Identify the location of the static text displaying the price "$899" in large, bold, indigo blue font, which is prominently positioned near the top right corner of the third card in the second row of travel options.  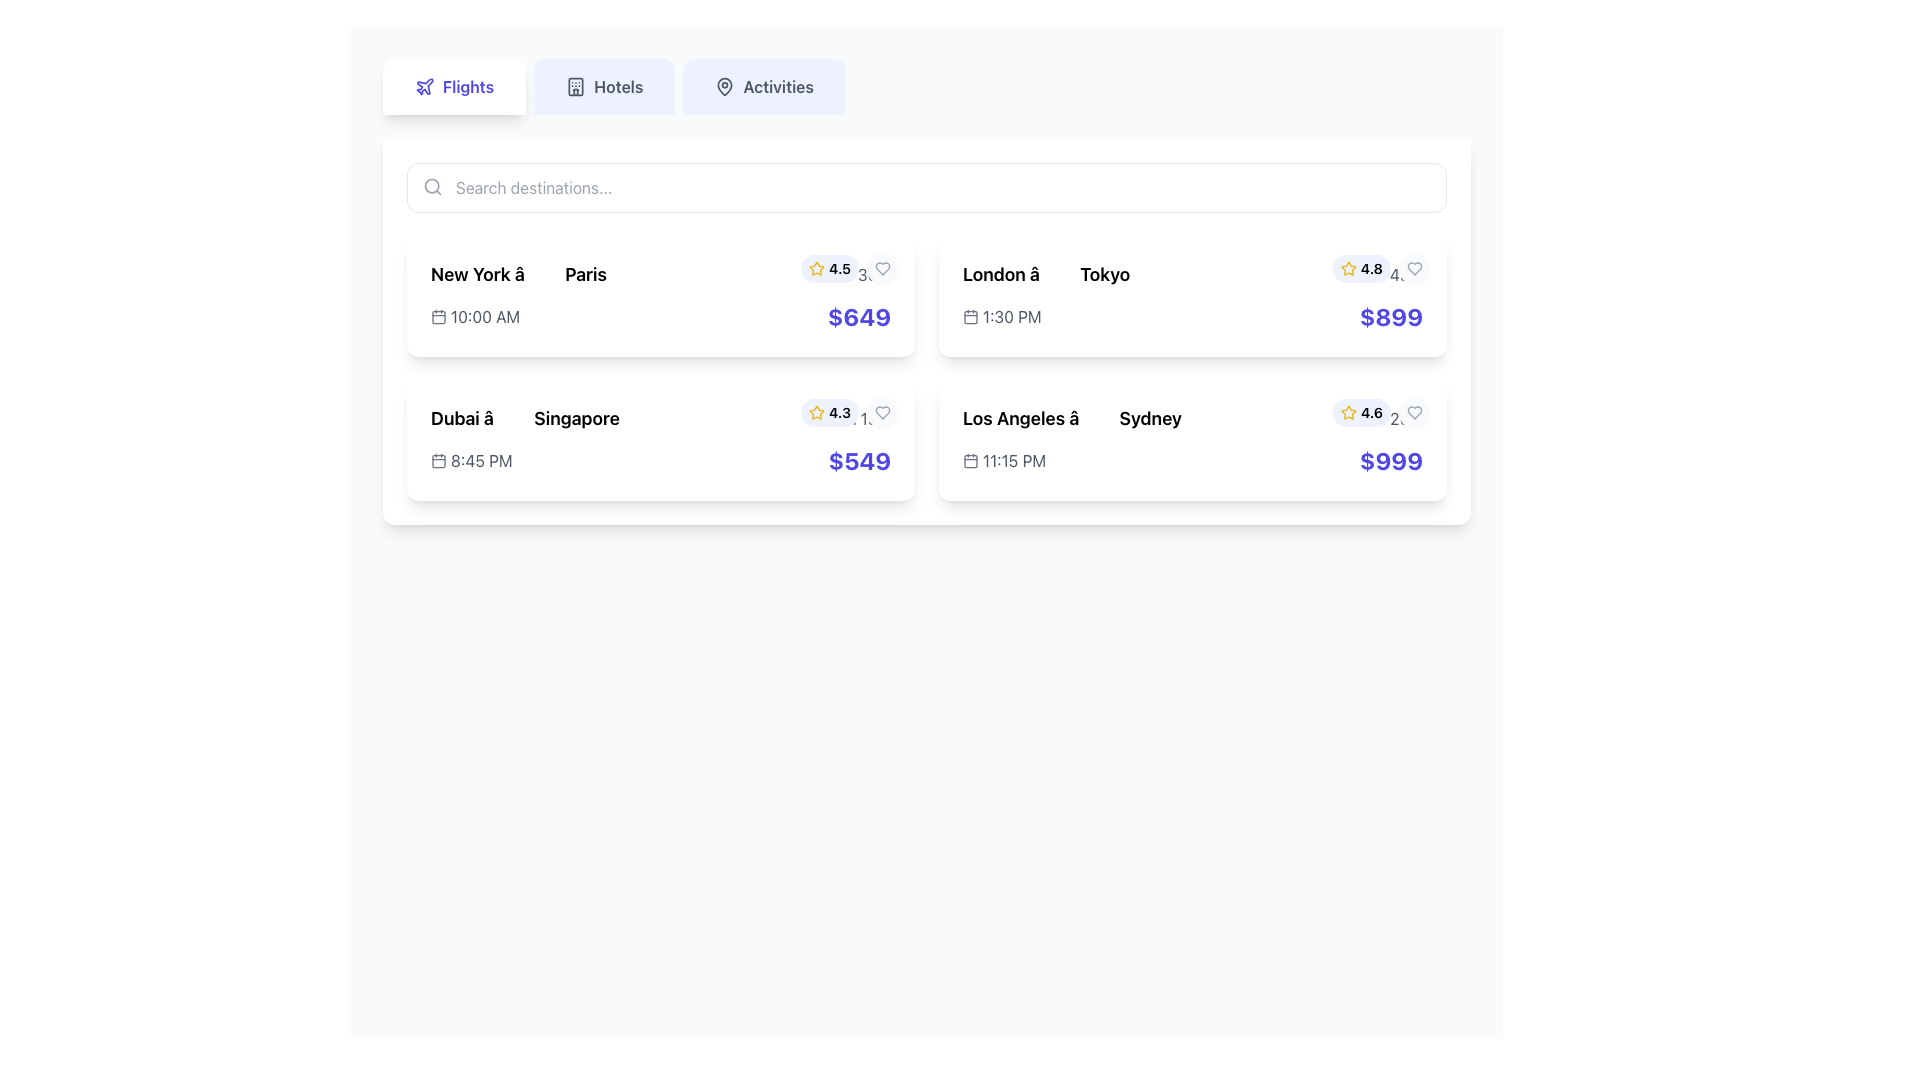
(1390, 315).